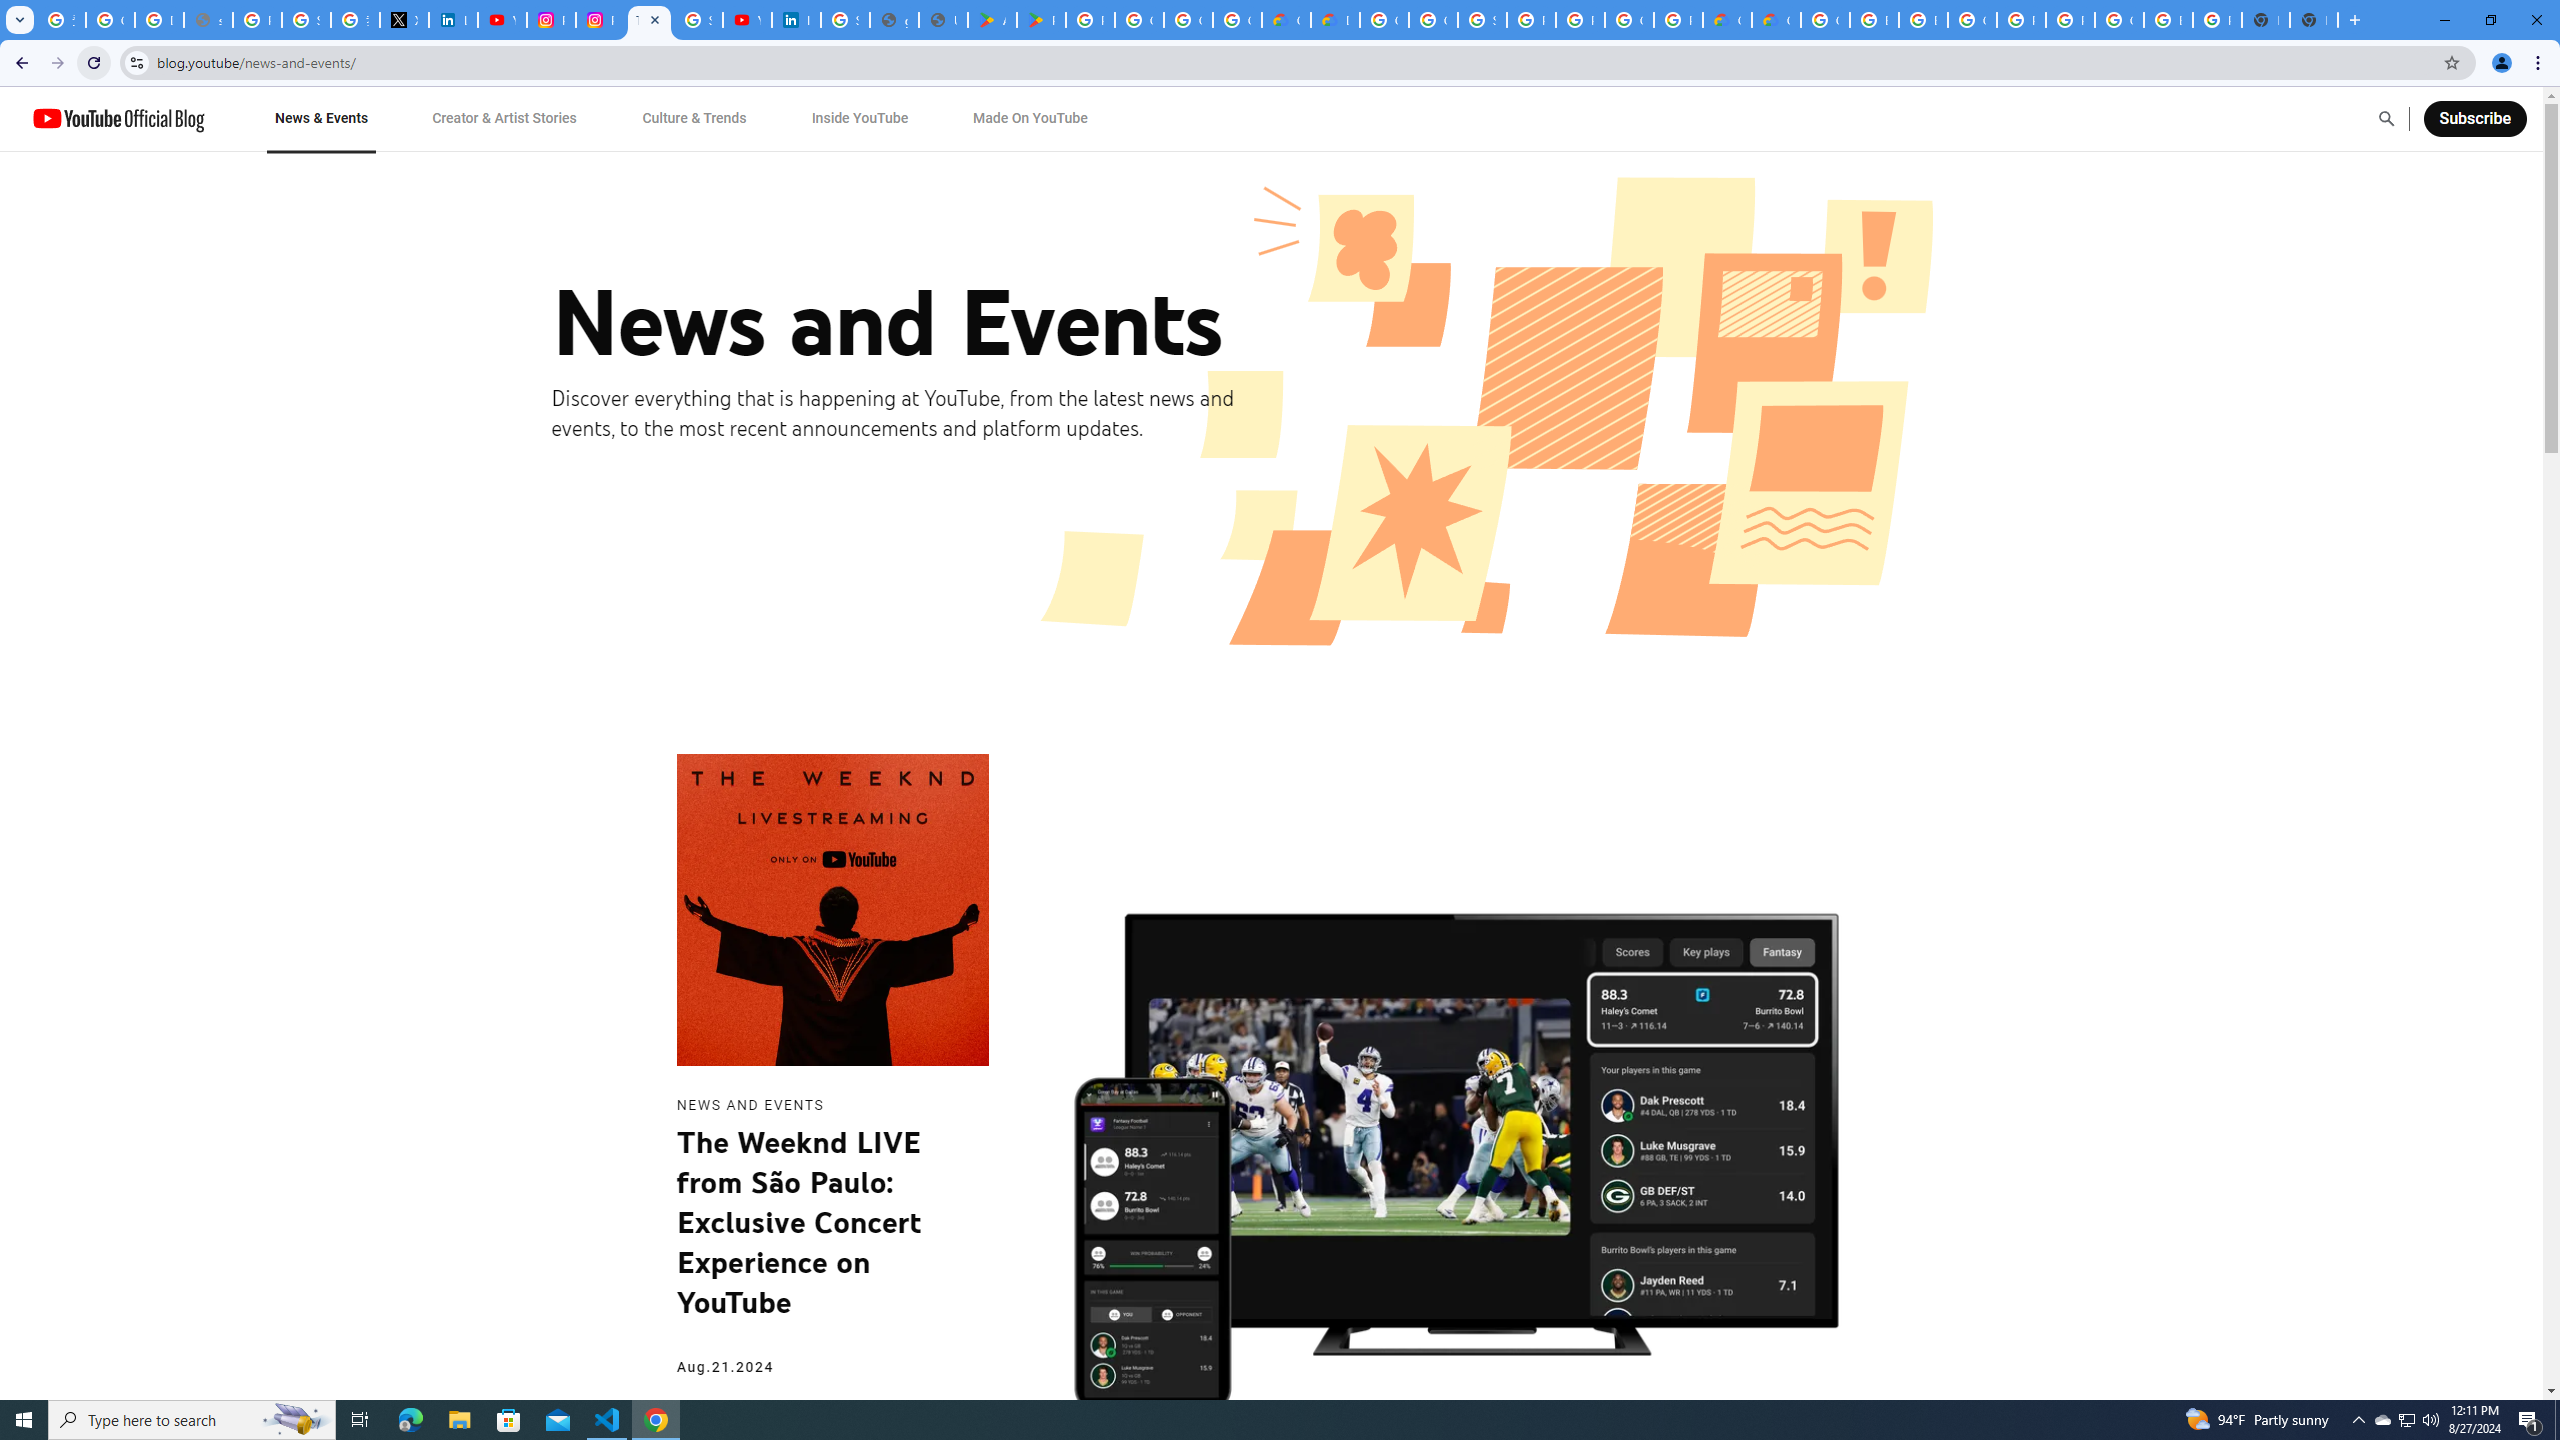  What do you see at coordinates (1186, 19) in the screenshot?
I see `'Google Workspace - Specific Terms'` at bounding box center [1186, 19].